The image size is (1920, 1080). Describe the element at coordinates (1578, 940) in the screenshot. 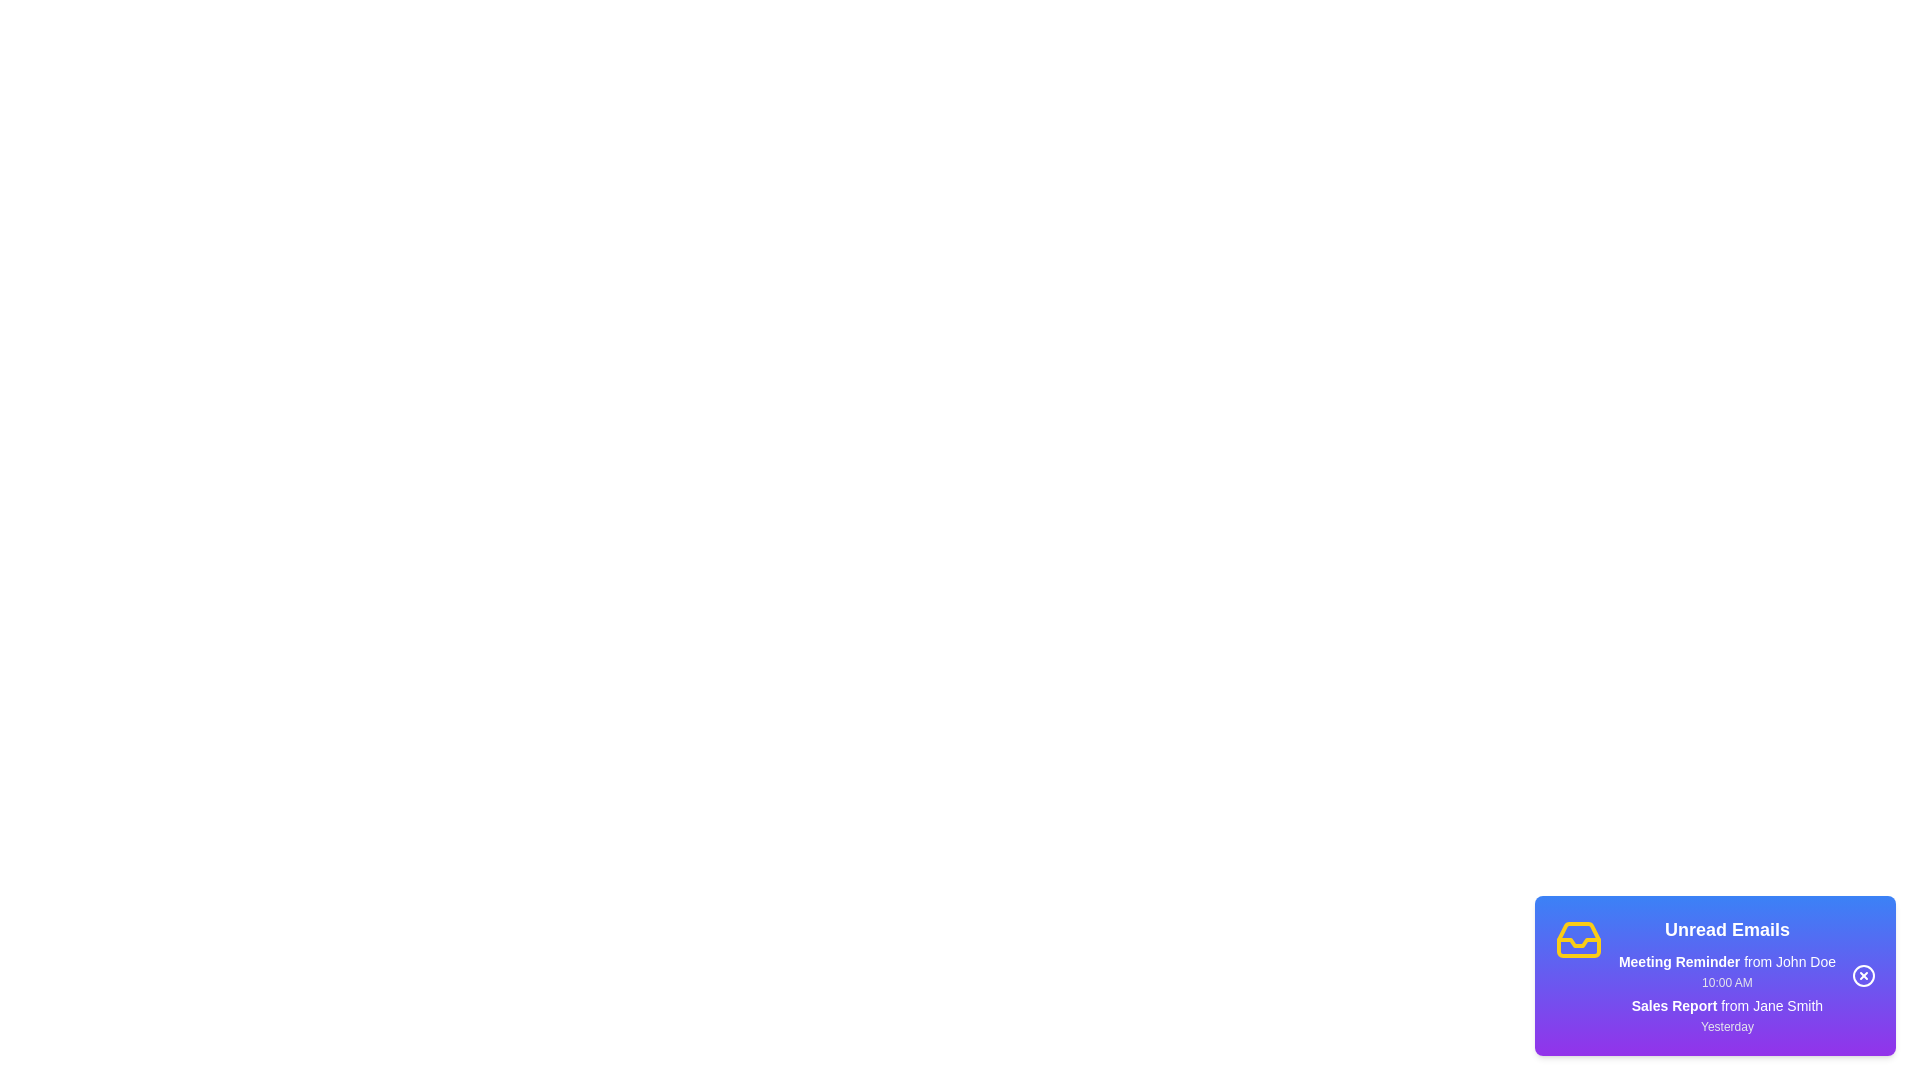

I see `the notification icon to interact with it` at that location.